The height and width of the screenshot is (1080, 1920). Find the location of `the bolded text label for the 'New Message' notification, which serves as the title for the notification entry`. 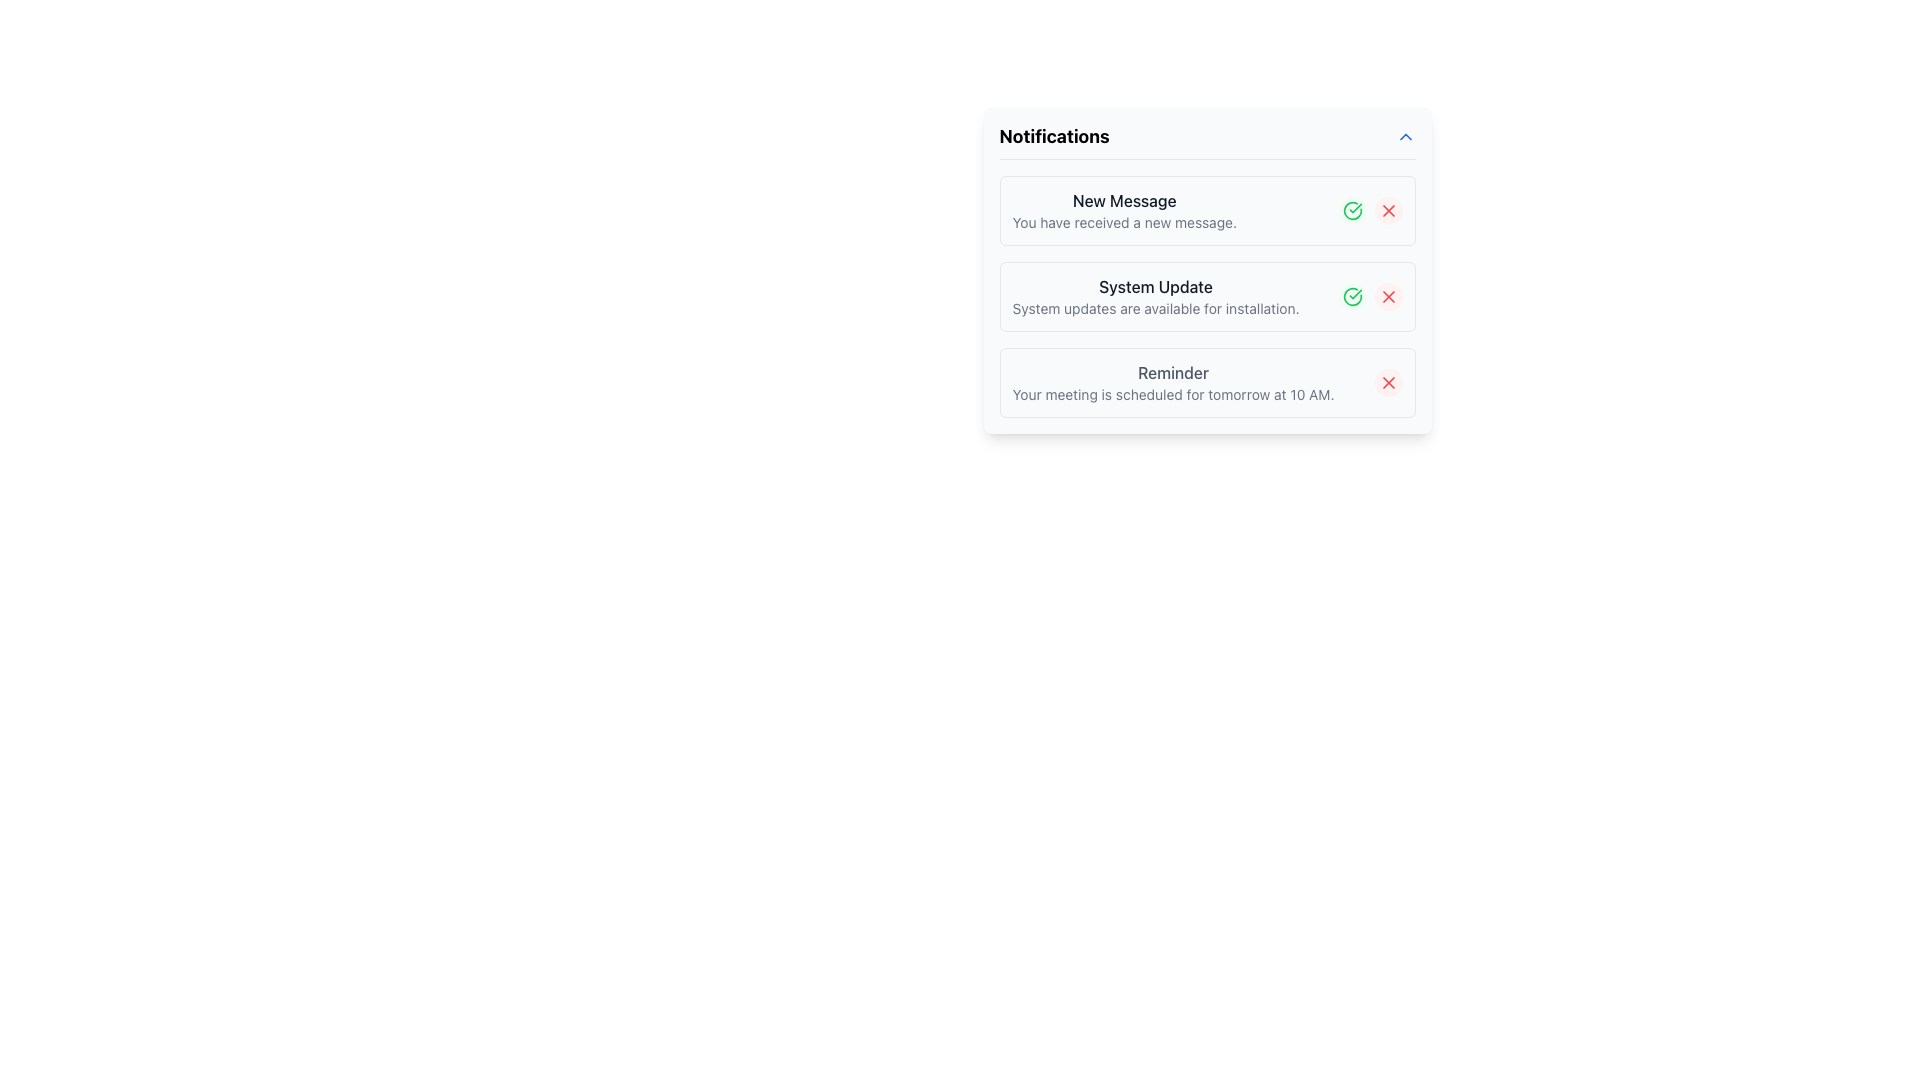

the bolded text label for the 'New Message' notification, which serves as the title for the notification entry is located at coordinates (1124, 200).